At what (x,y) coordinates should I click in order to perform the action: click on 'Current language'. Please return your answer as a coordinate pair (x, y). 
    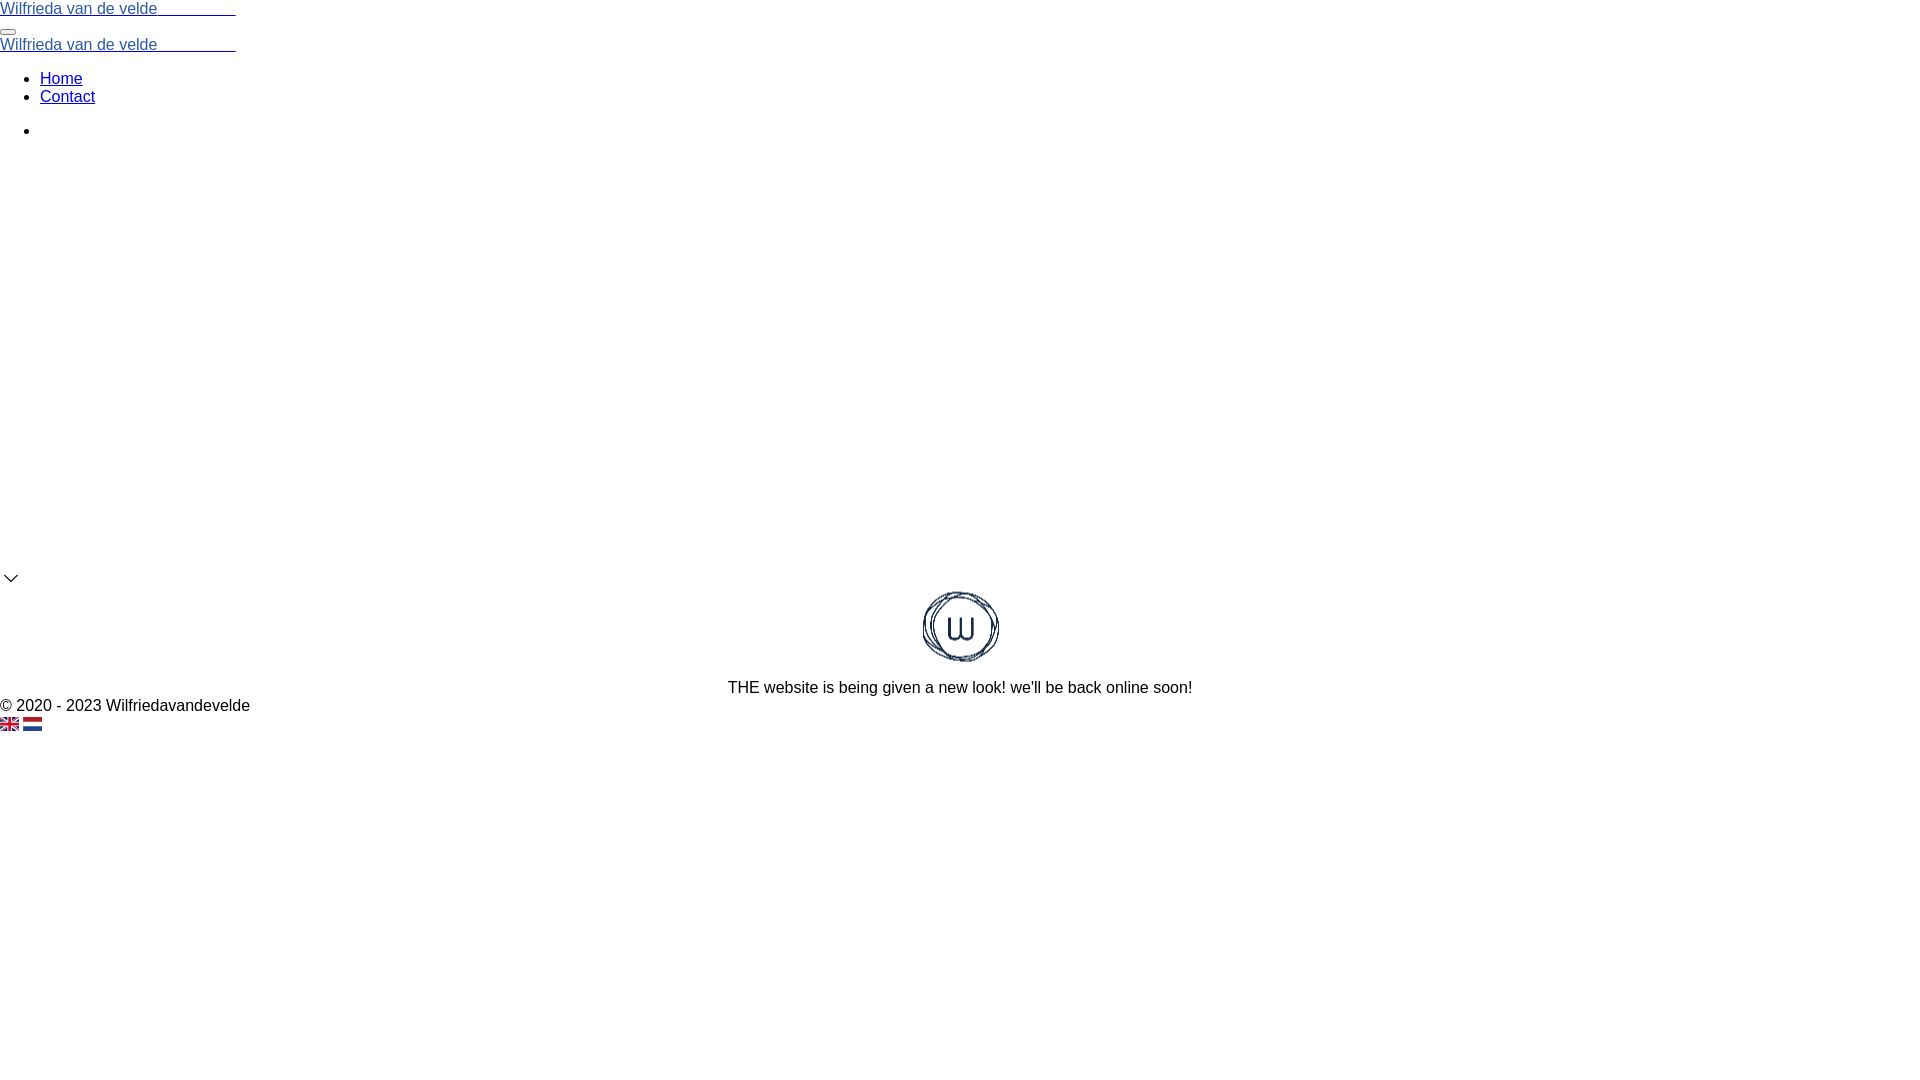
    Looking at the image, I should click on (9, 724).